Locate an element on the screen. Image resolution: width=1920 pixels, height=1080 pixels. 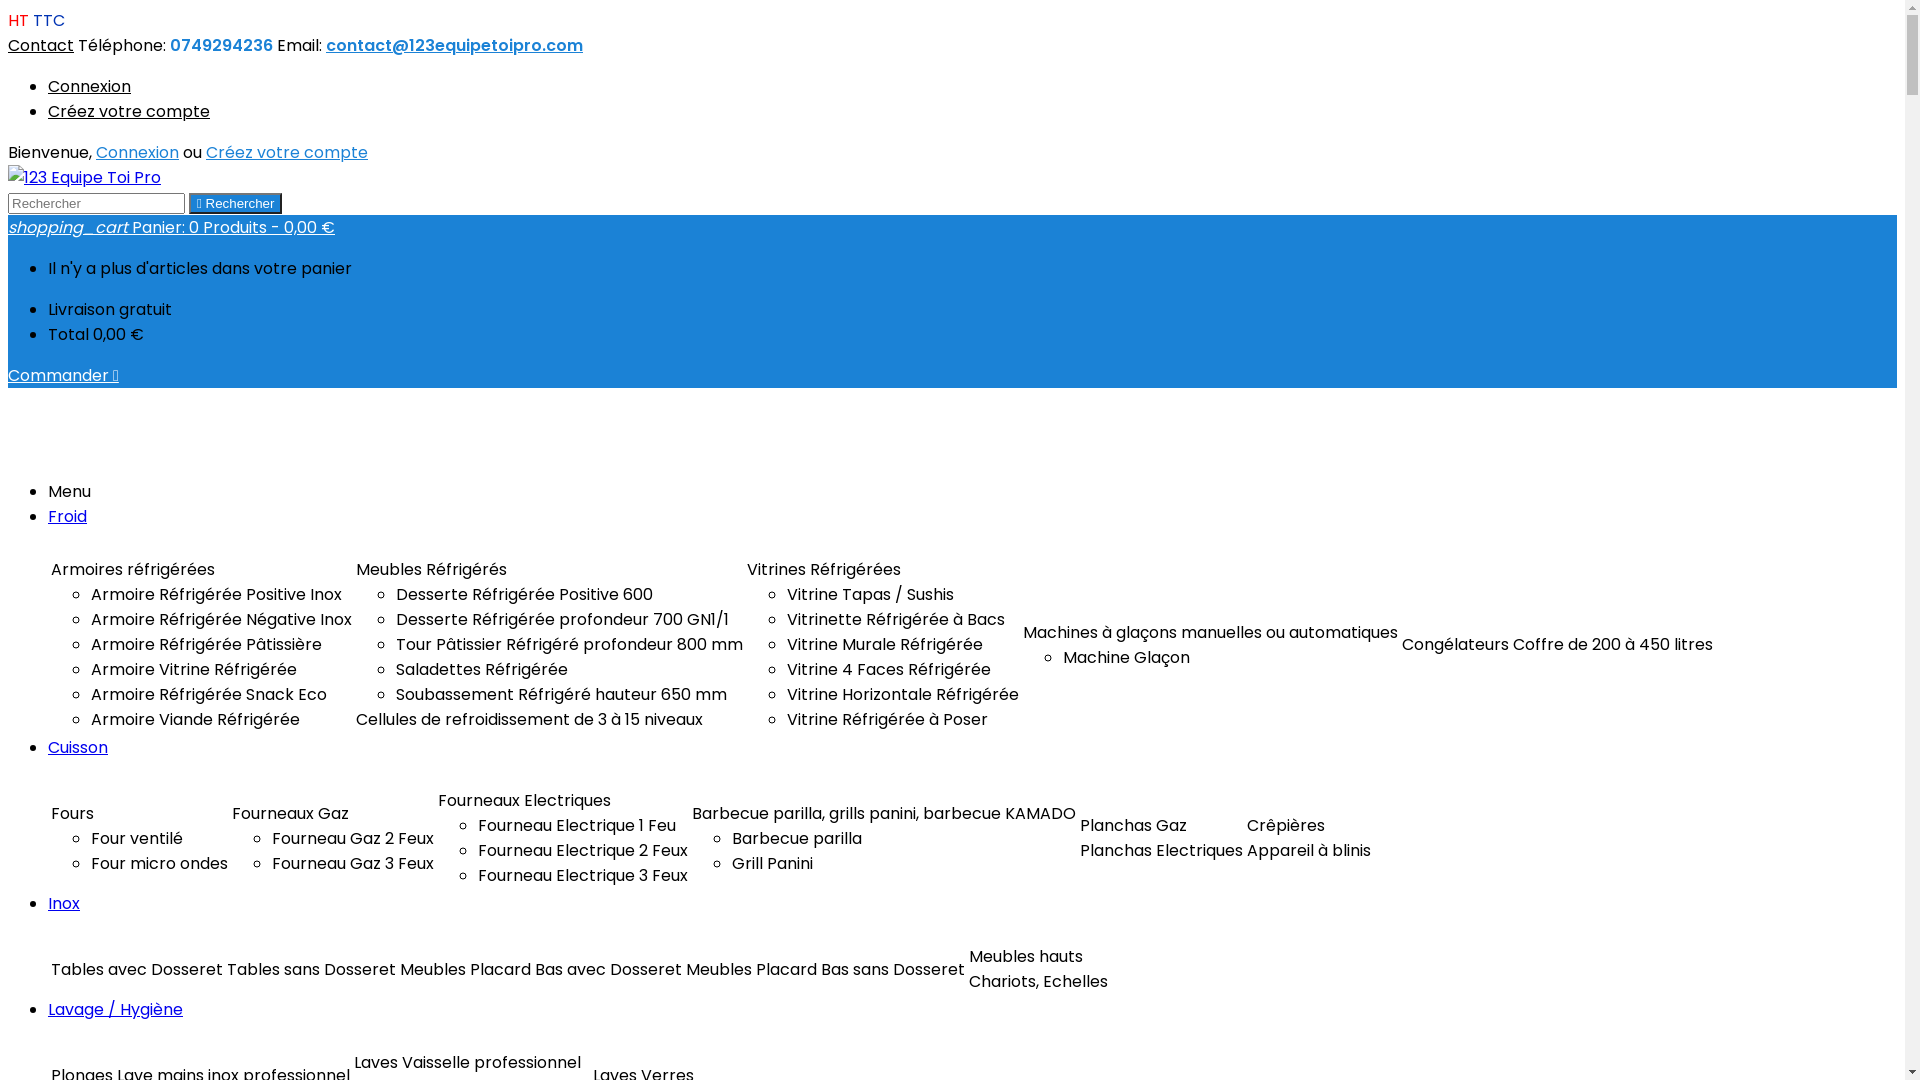
'Froid' is located at coordinates (67, 515).